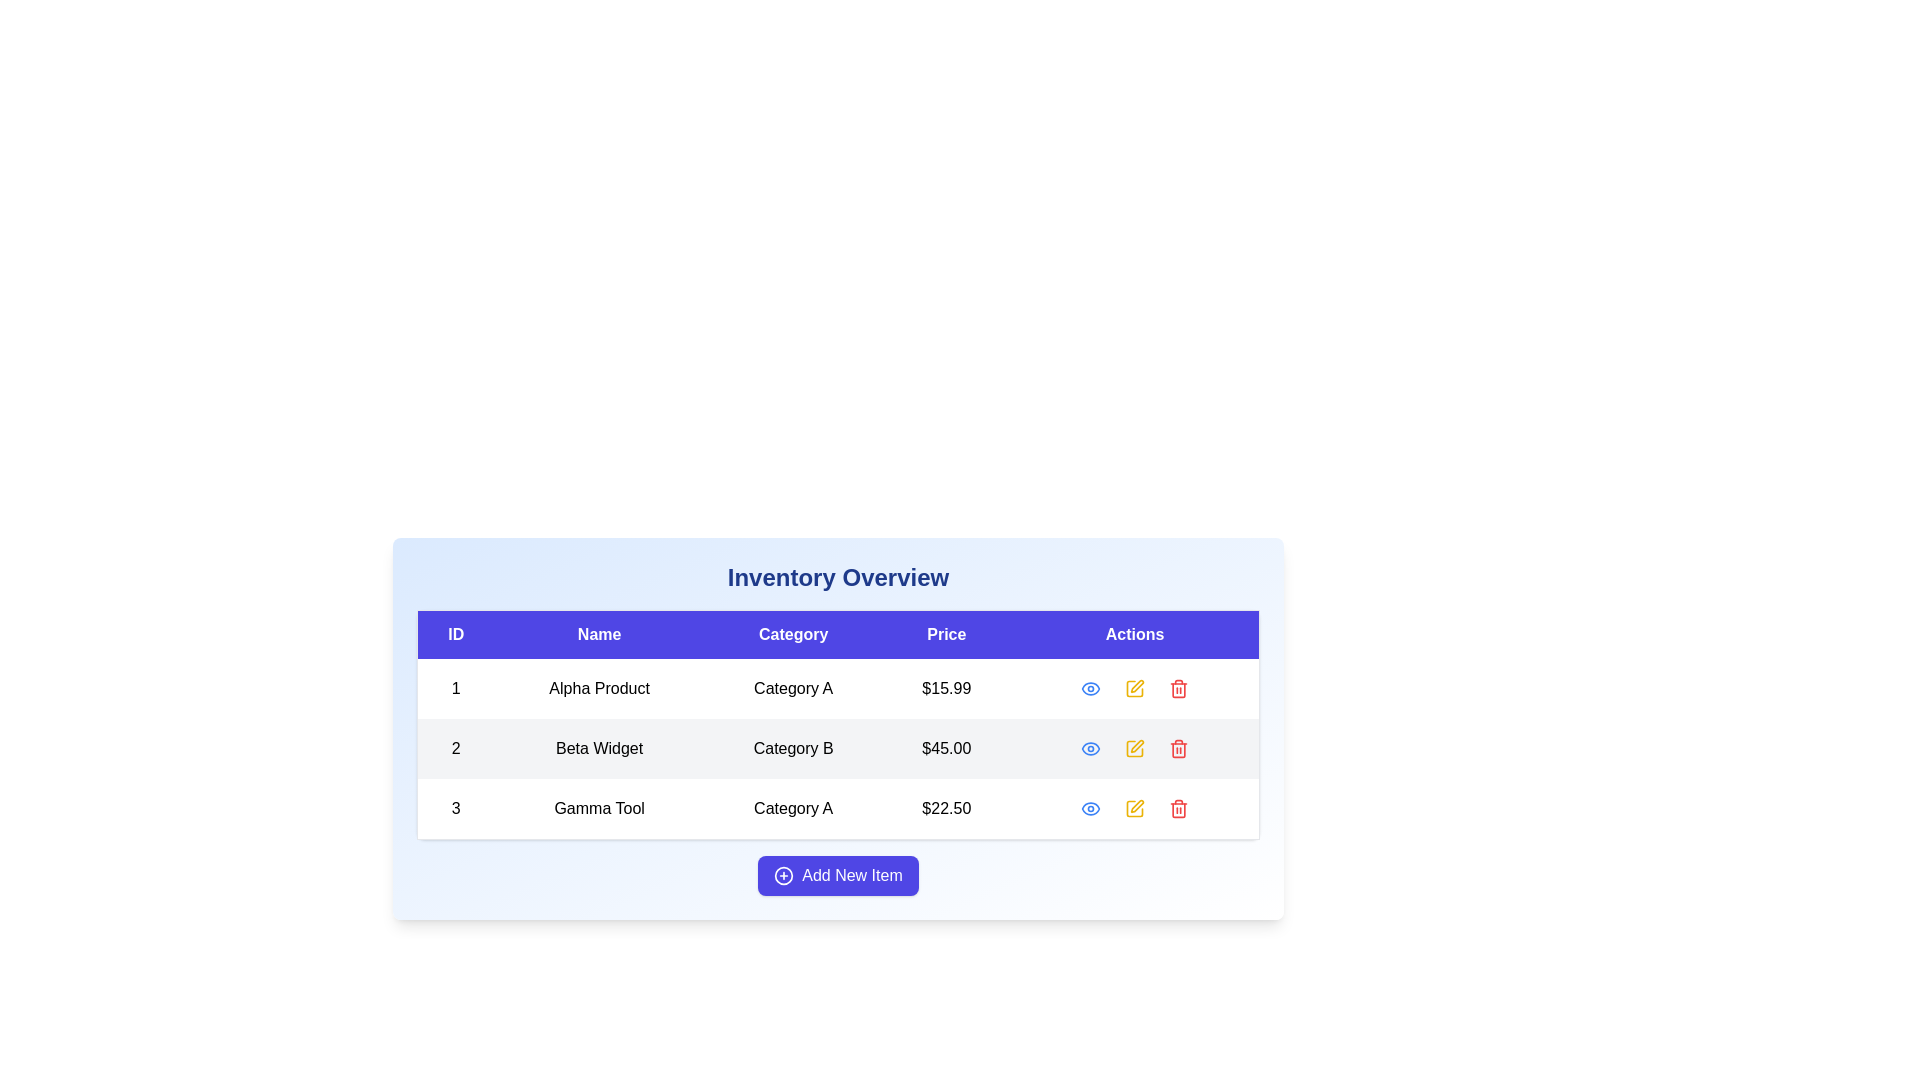  I want to click on the yellow edit icon button located in the second row under the 'Actions' column to initiate the edit workflow, so click(1137, 745).